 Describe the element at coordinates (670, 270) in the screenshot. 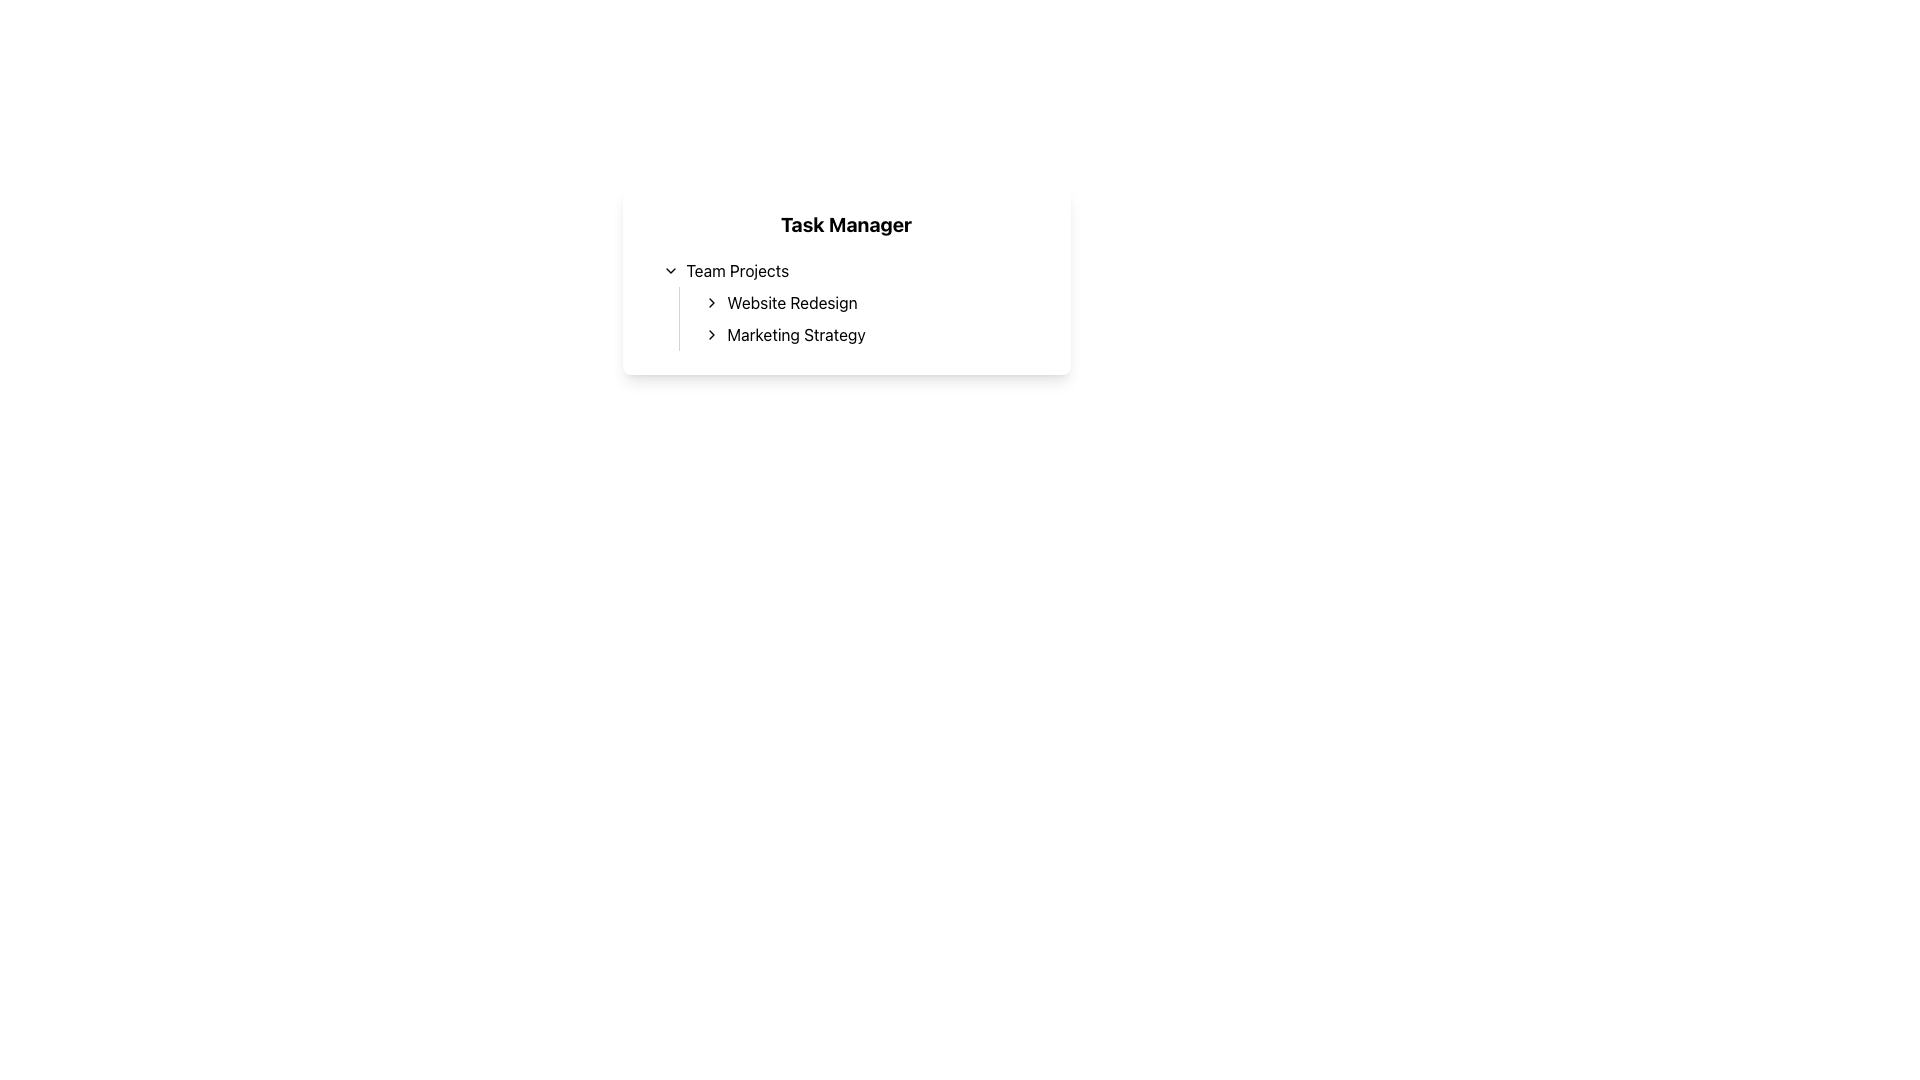

I see `the small downward-pointing chevron icon located to the left of the 'Team Projects' label` at that location.